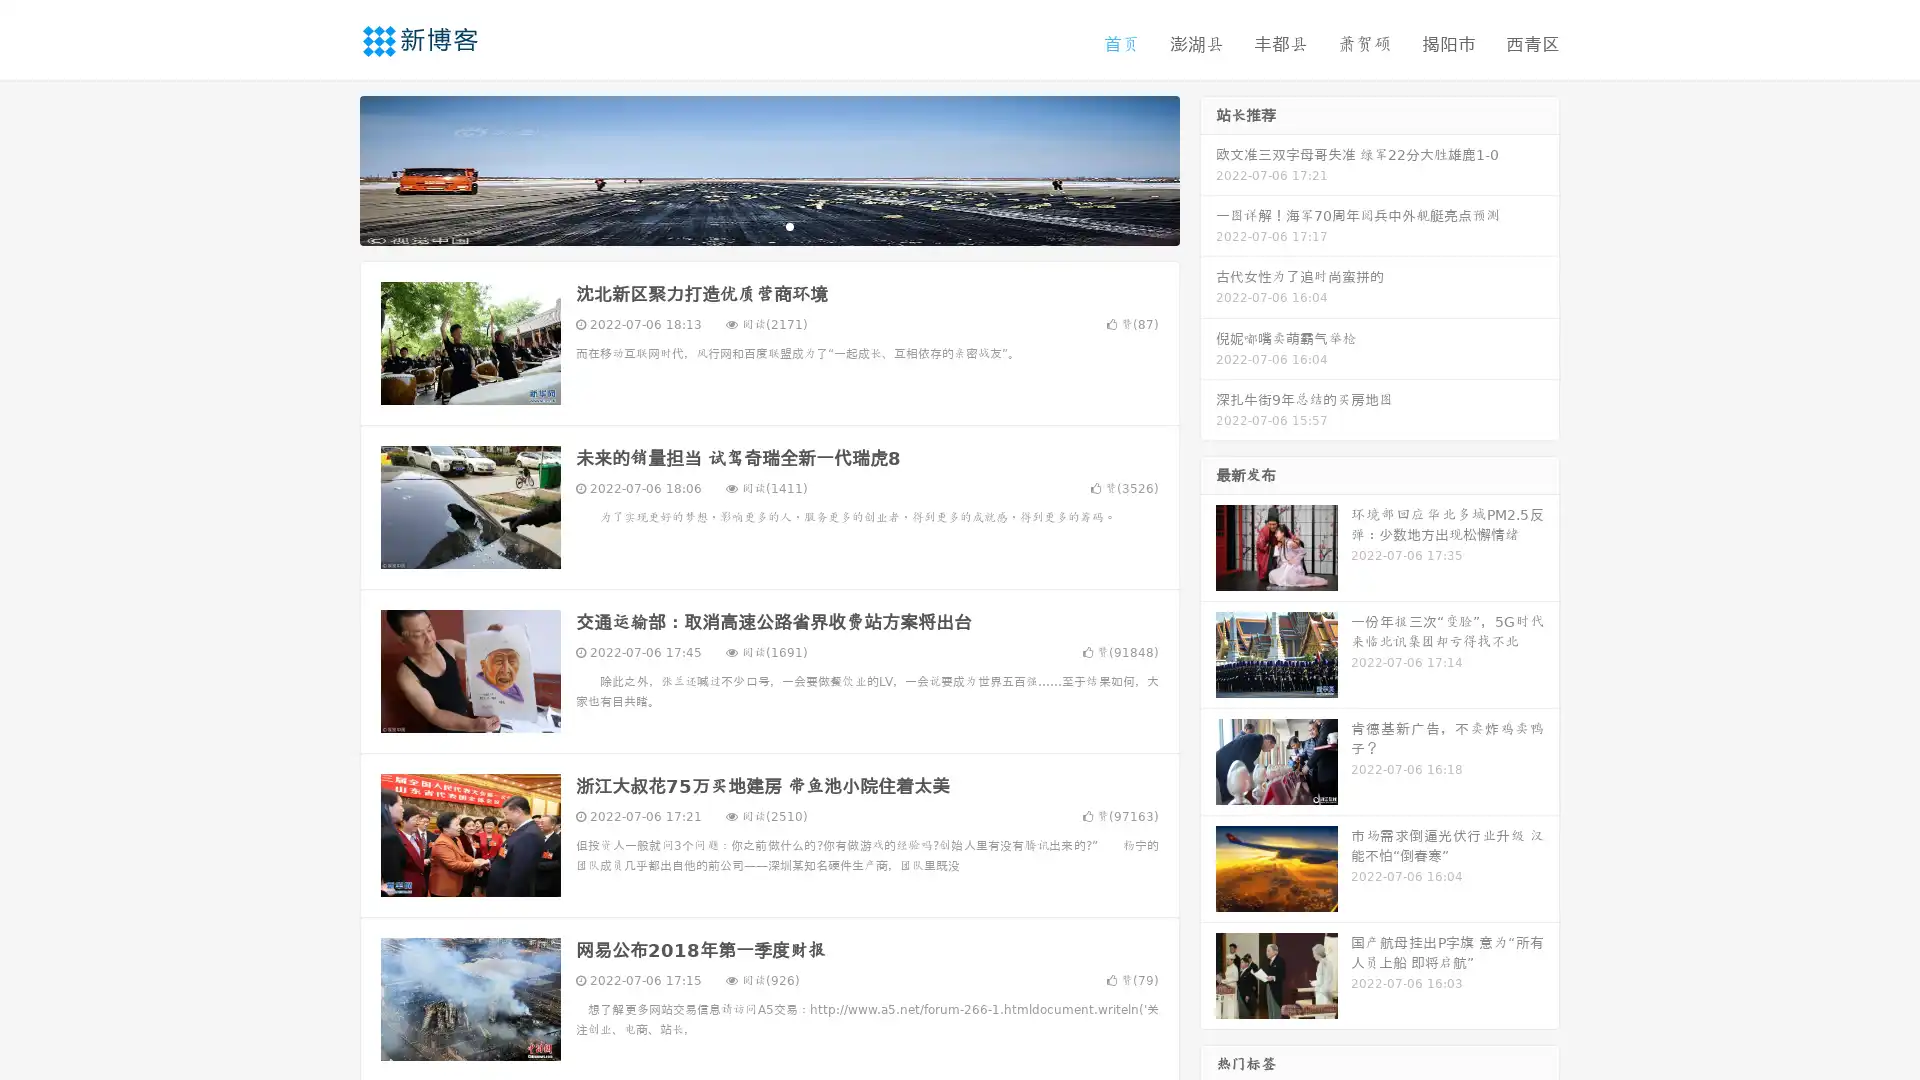 The height and width of the screenshot is (1080, 1920). What do you see at coordinates (748, 225) in the screenshot?
I see `Go to slide 1` at bounding box center [748, 225].